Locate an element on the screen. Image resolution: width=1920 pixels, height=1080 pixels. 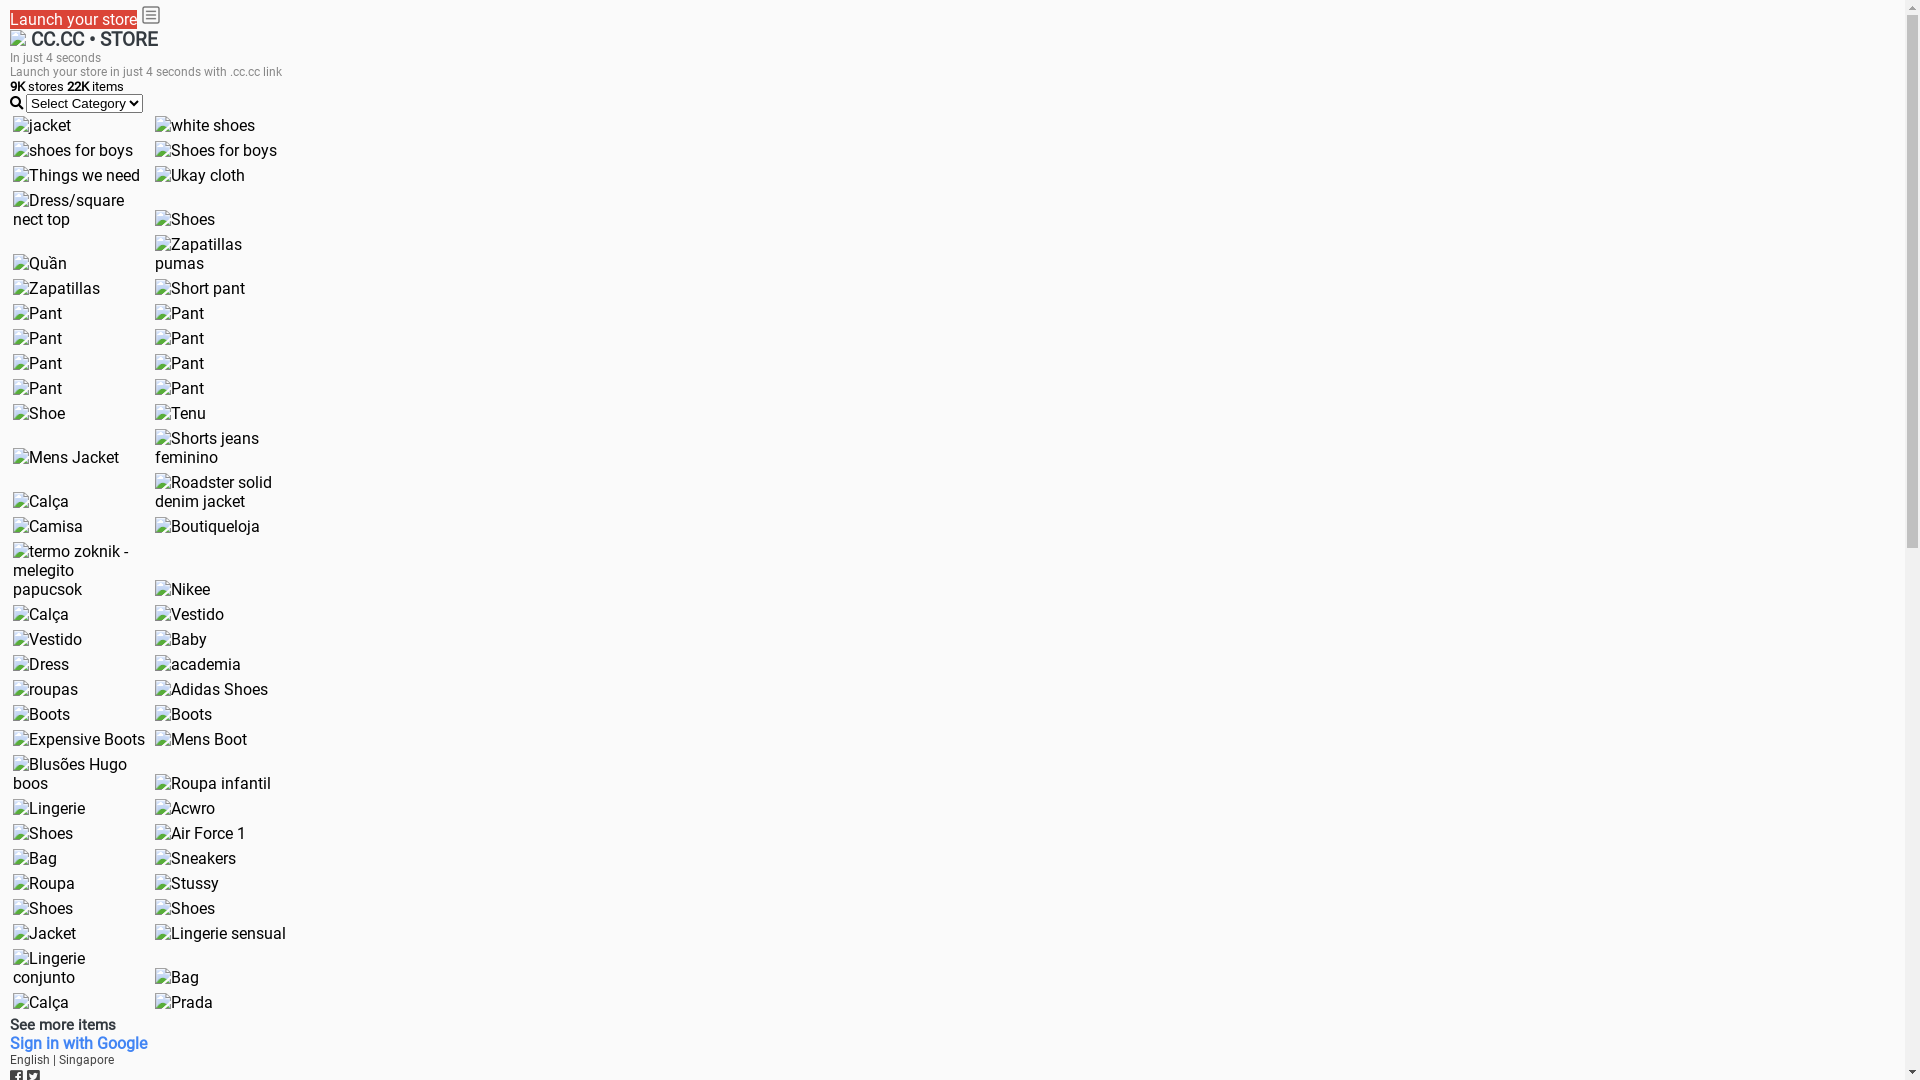
'Pant' is located at coordinates (153, 337).